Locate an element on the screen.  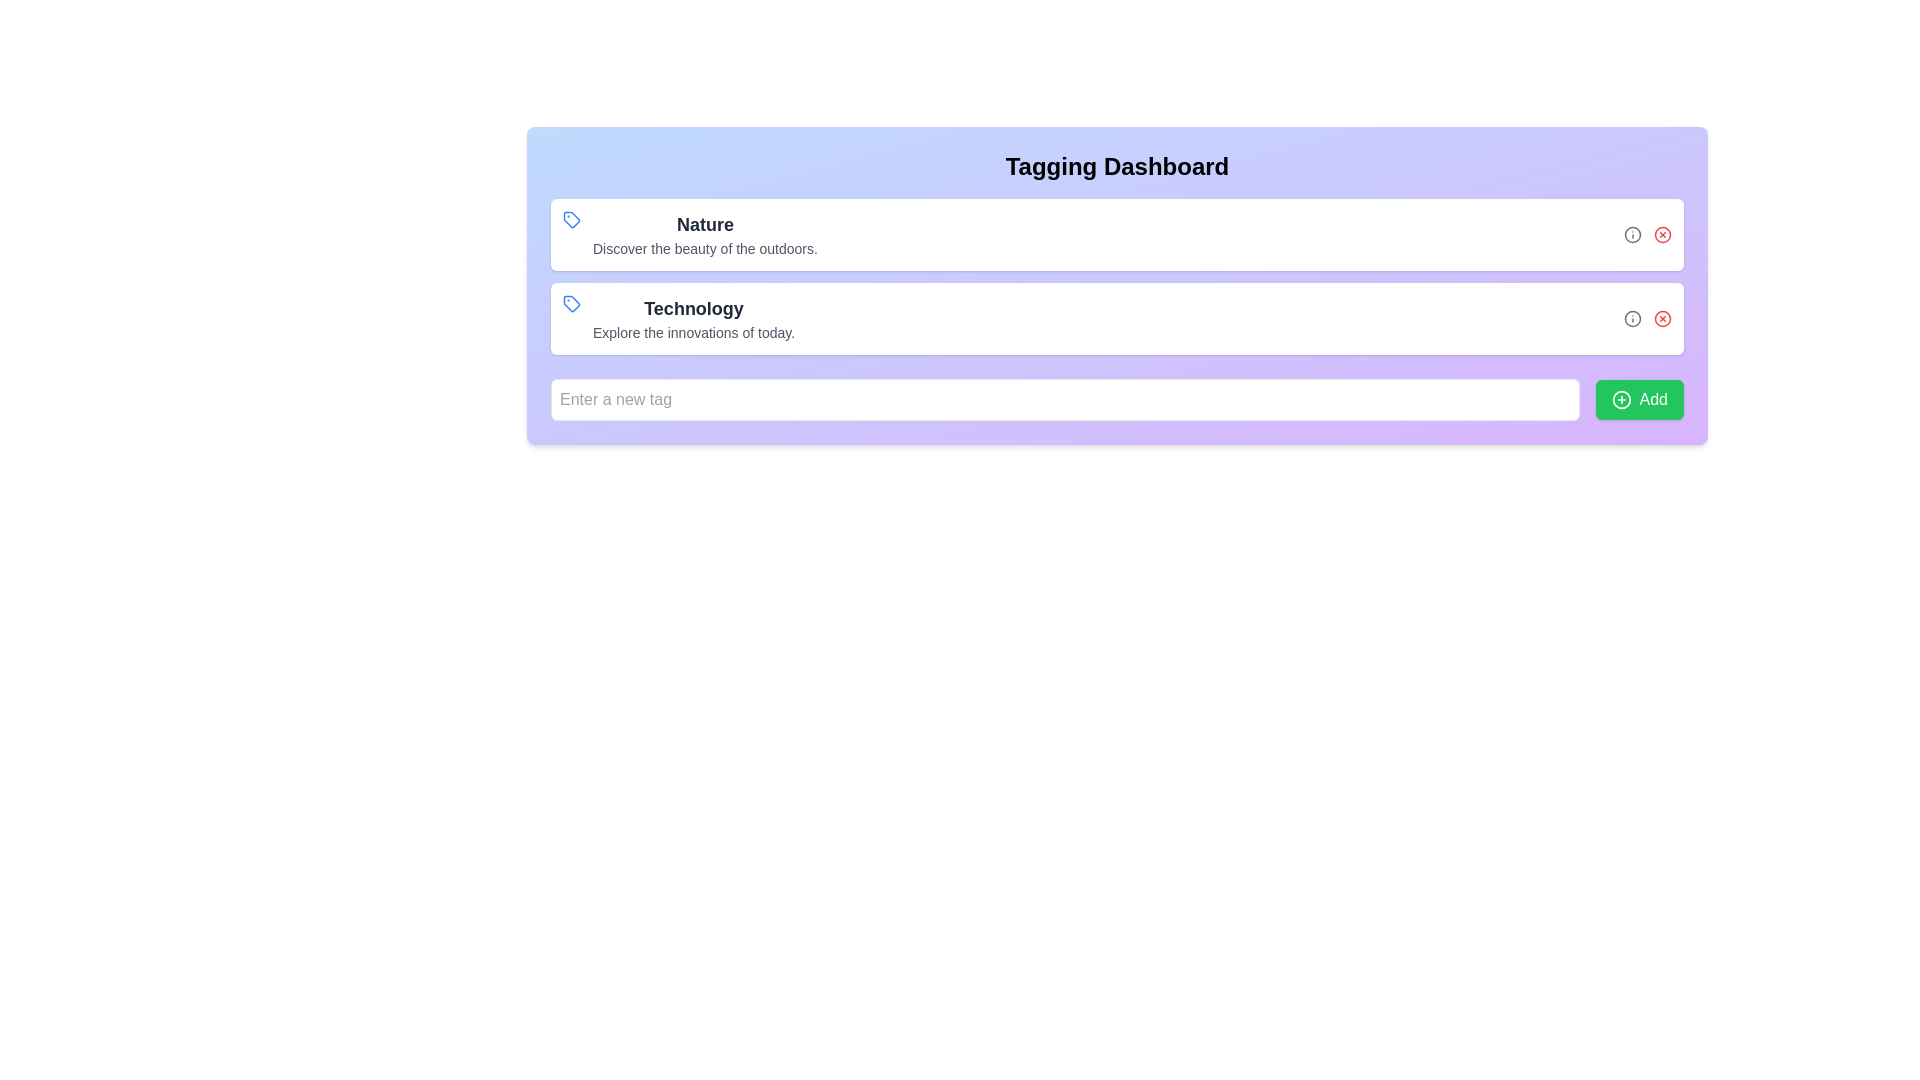
the icon located on the leftmost side of the 'Technology' section, which is adjacent to the word 'Technology' and above the text 'Explore the innovations of today.' is located at coordinates (570, 304).